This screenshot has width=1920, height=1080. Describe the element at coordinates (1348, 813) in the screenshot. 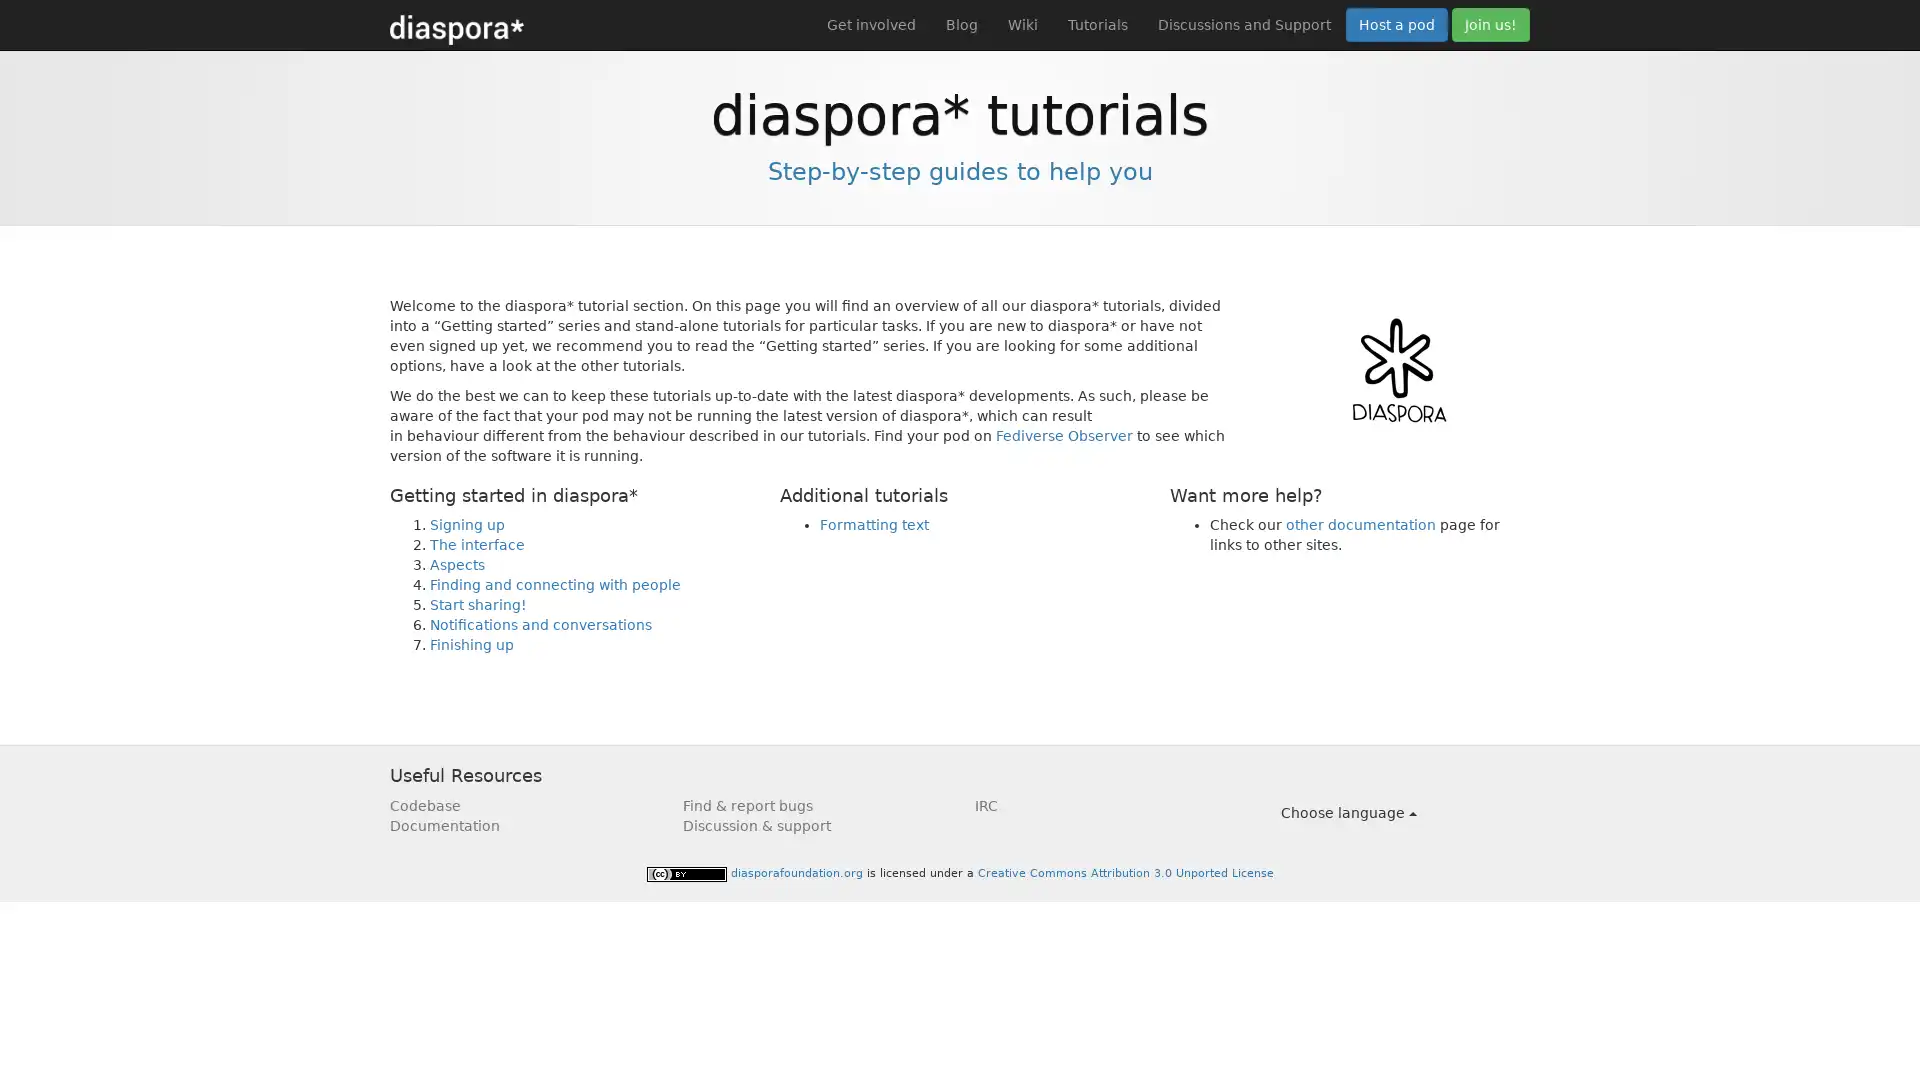

I see `Choose language` at that location.